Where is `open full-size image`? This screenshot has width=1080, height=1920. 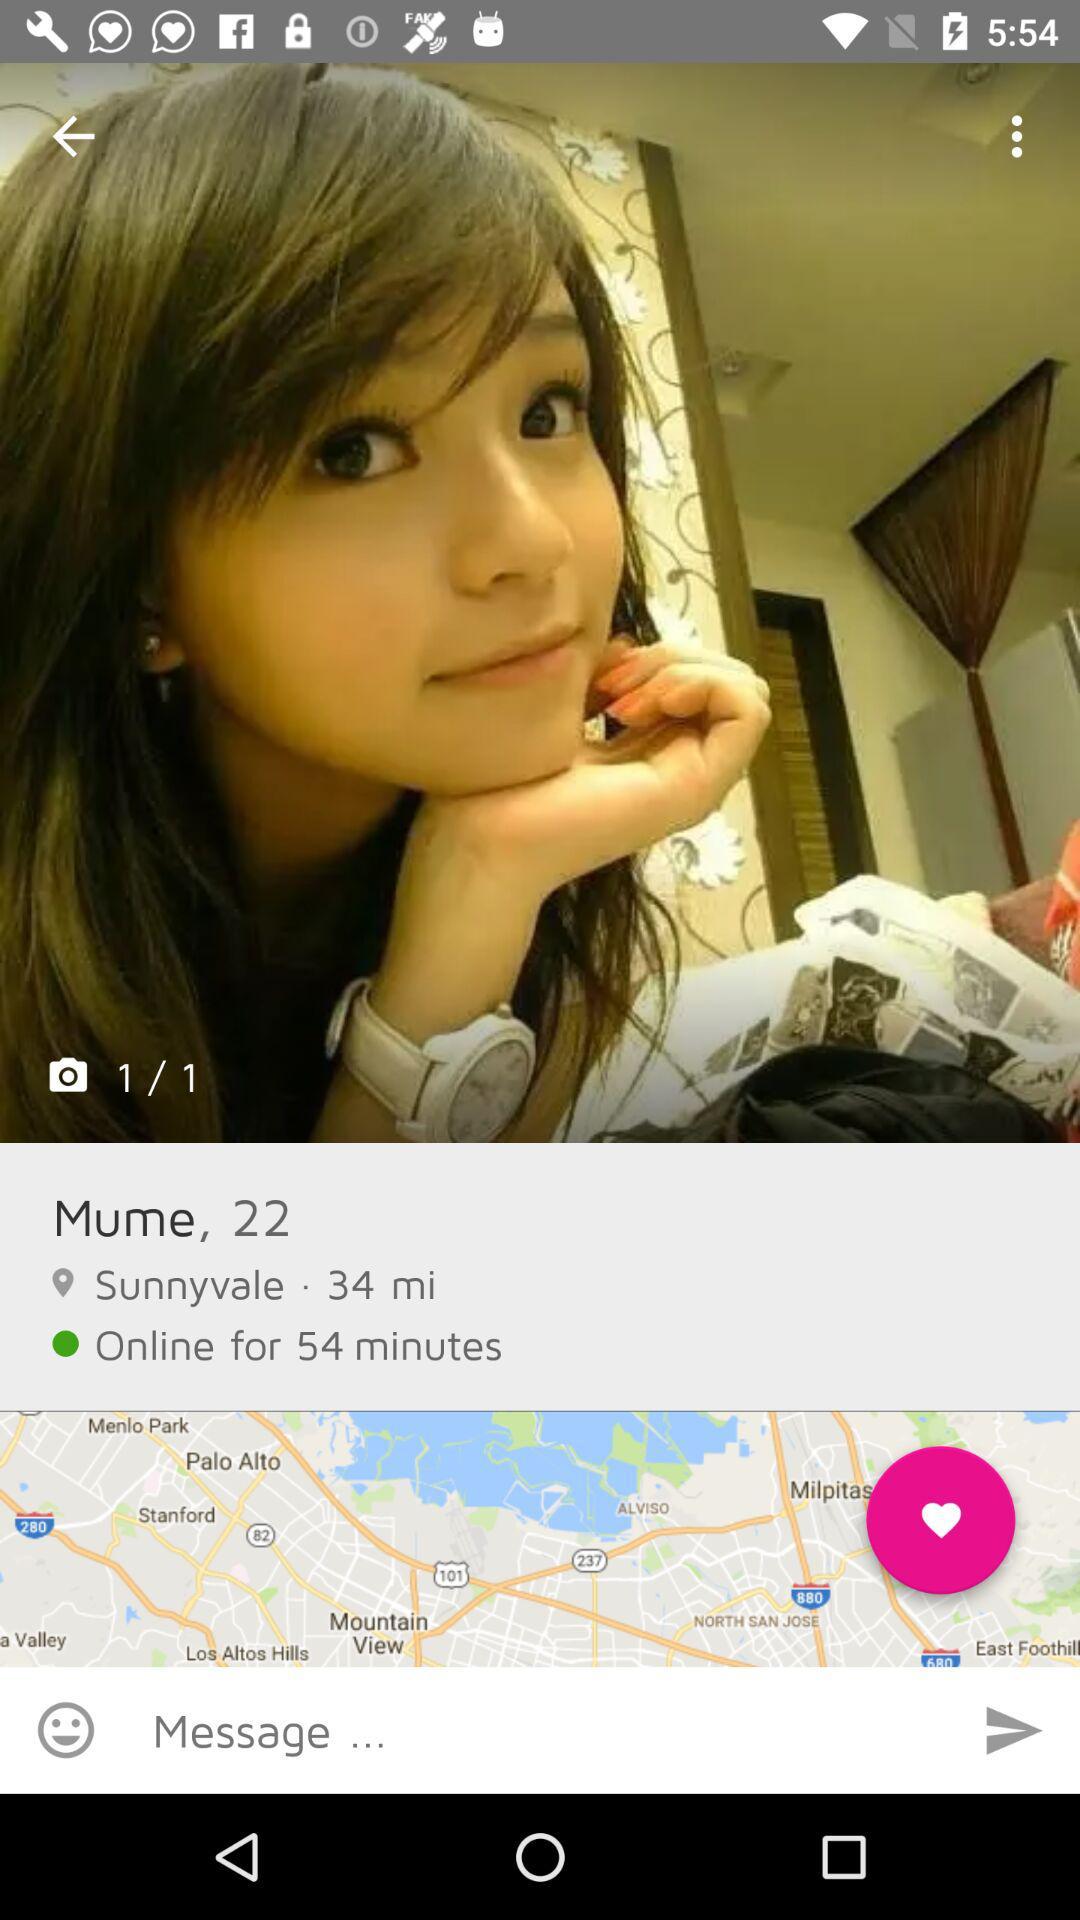
open full-size image is located at coordinates (540, 602).